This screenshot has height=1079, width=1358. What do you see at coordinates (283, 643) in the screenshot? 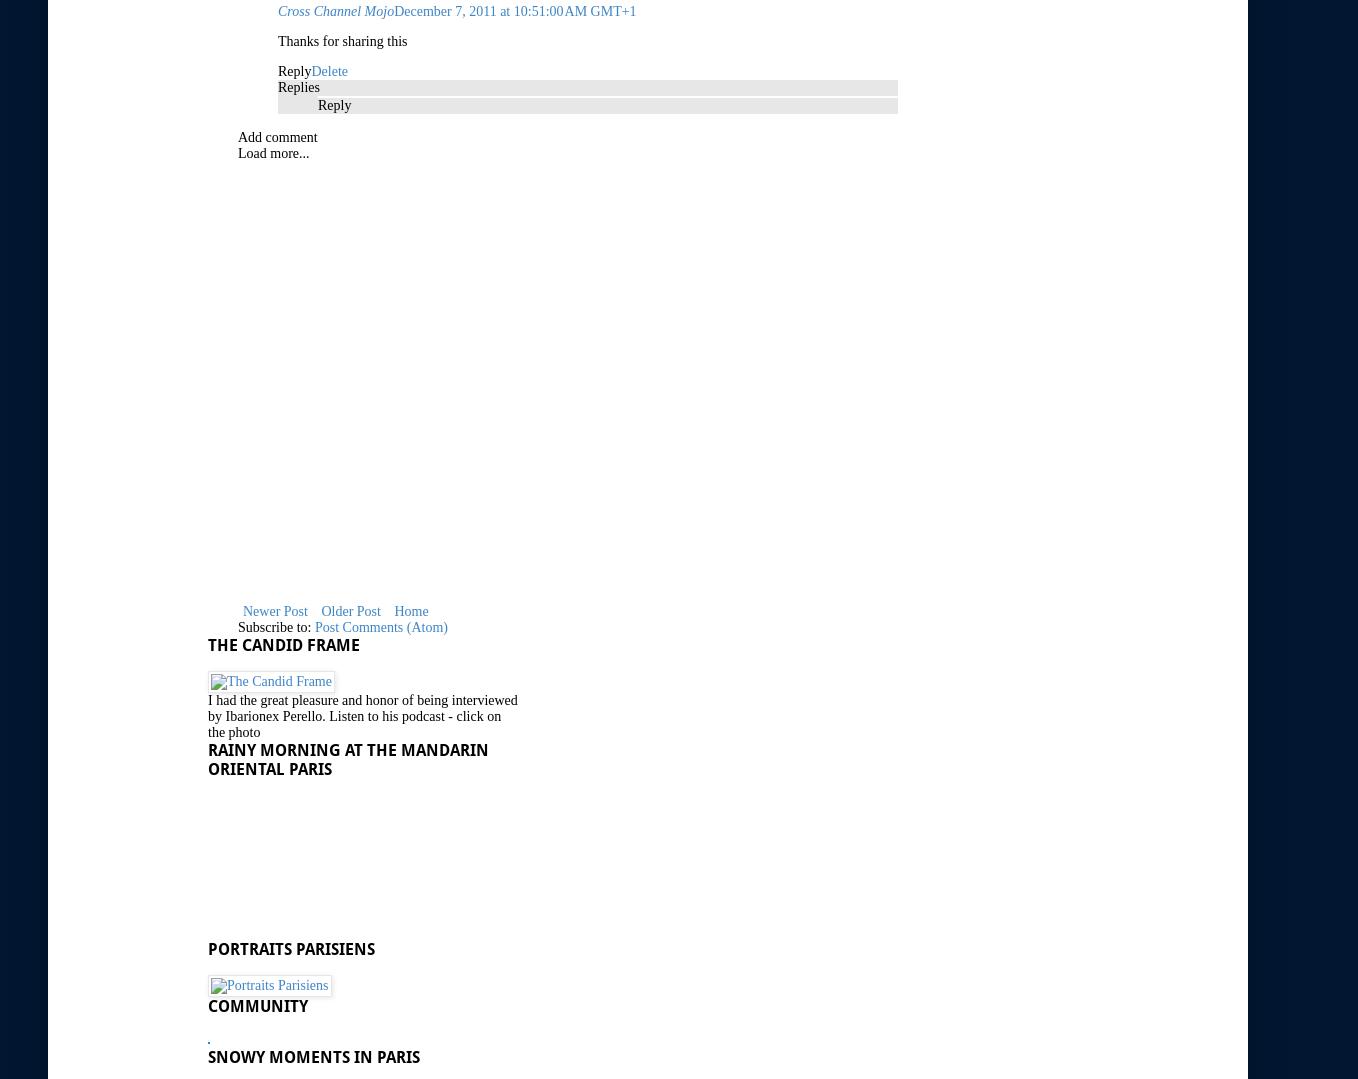
I see `'The Candid Frame'` at bounding box center [283, 643].